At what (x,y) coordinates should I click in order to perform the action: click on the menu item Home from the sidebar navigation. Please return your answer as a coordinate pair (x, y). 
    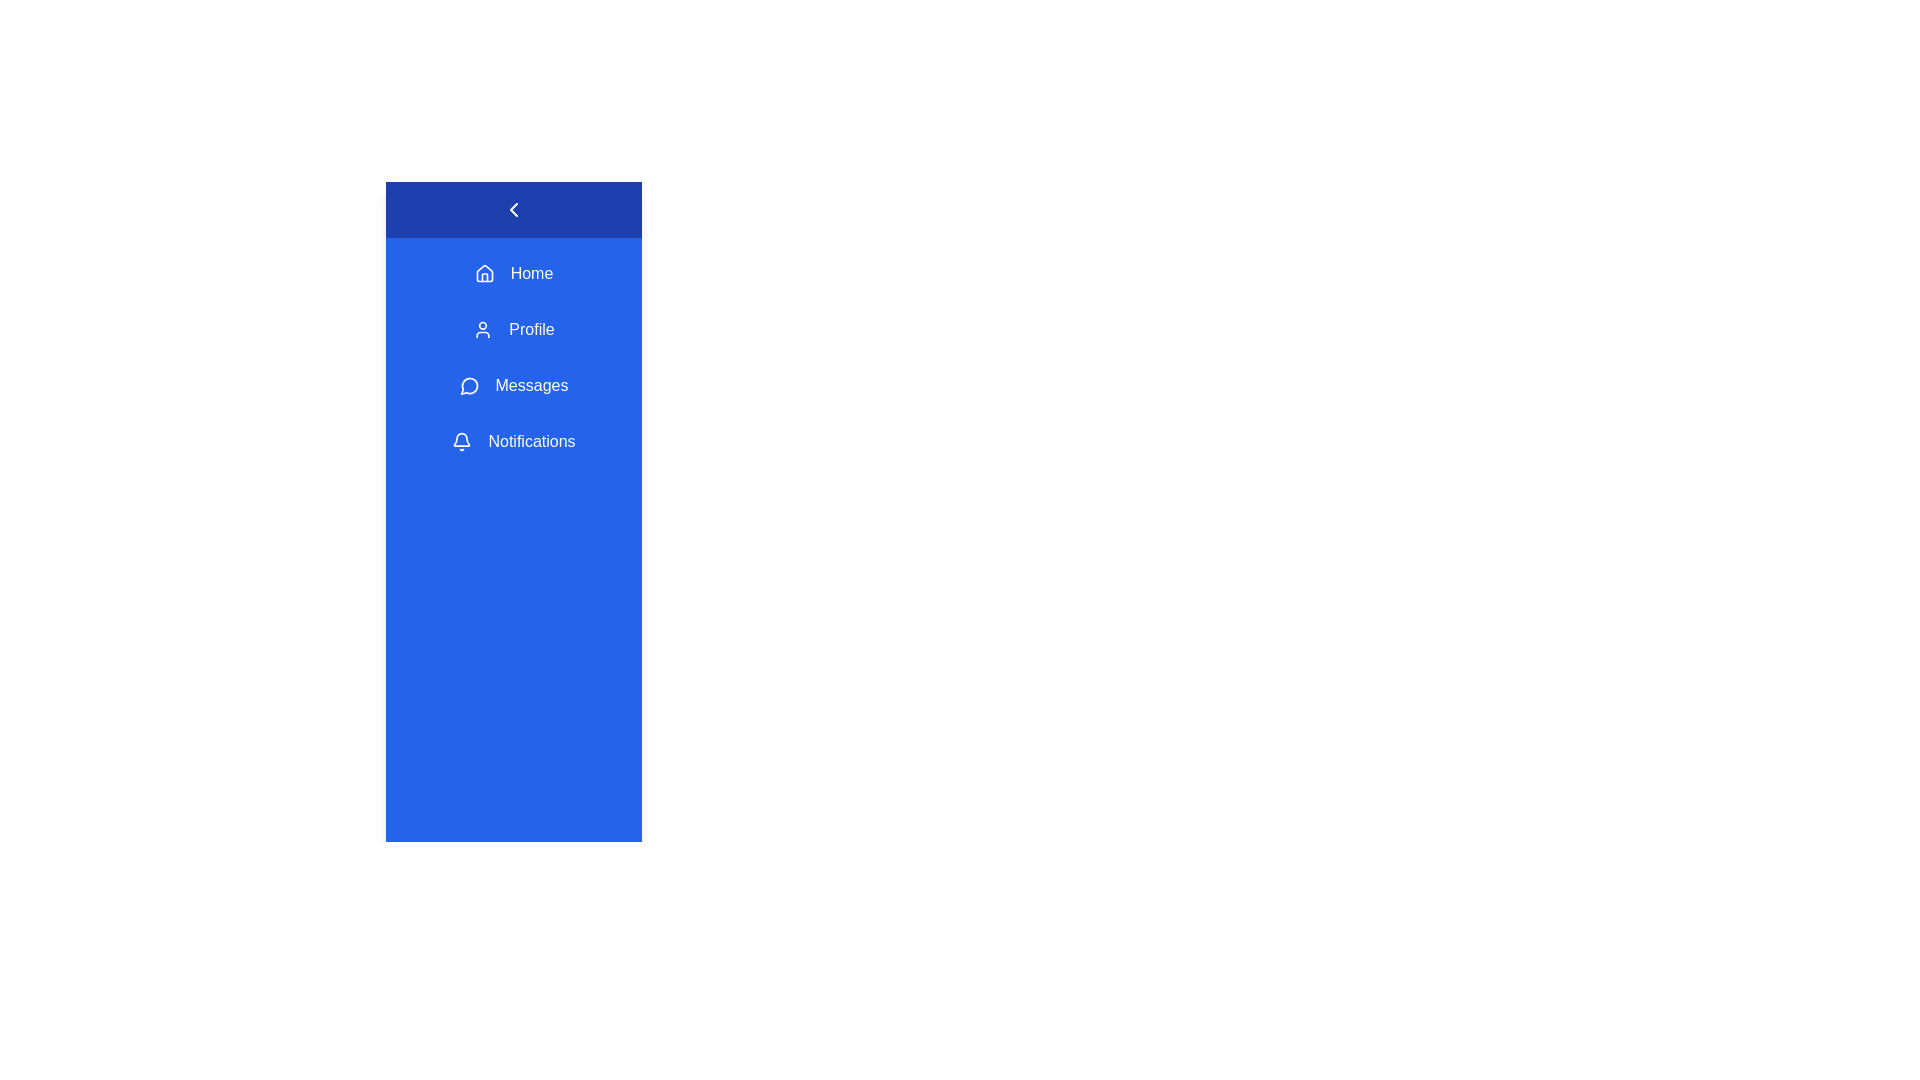
    Looking at the image, I should click on (513, 273).